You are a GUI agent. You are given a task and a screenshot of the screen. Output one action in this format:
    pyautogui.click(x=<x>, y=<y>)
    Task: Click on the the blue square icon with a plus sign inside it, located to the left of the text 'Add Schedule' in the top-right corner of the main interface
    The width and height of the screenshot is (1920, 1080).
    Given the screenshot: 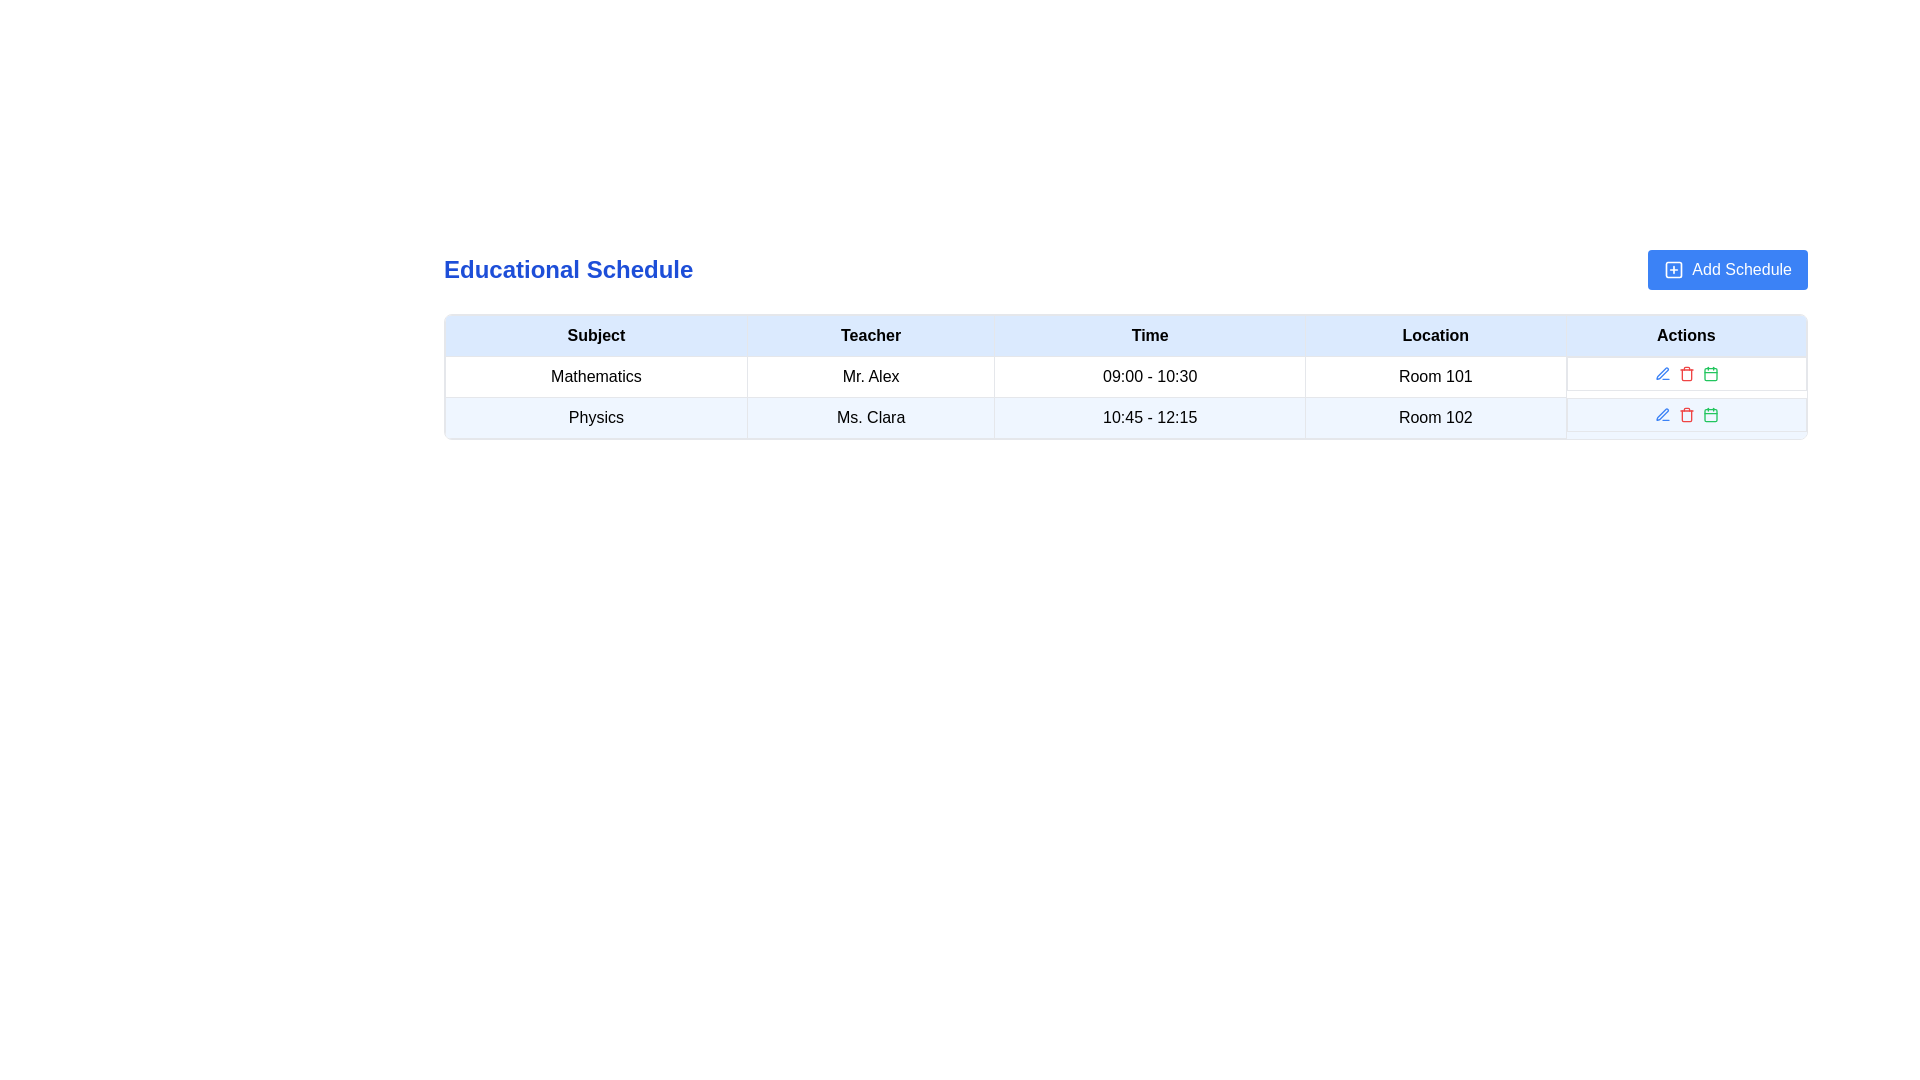 What is the action you would take?
    pyautogui.click(x=1674, y=270)
    